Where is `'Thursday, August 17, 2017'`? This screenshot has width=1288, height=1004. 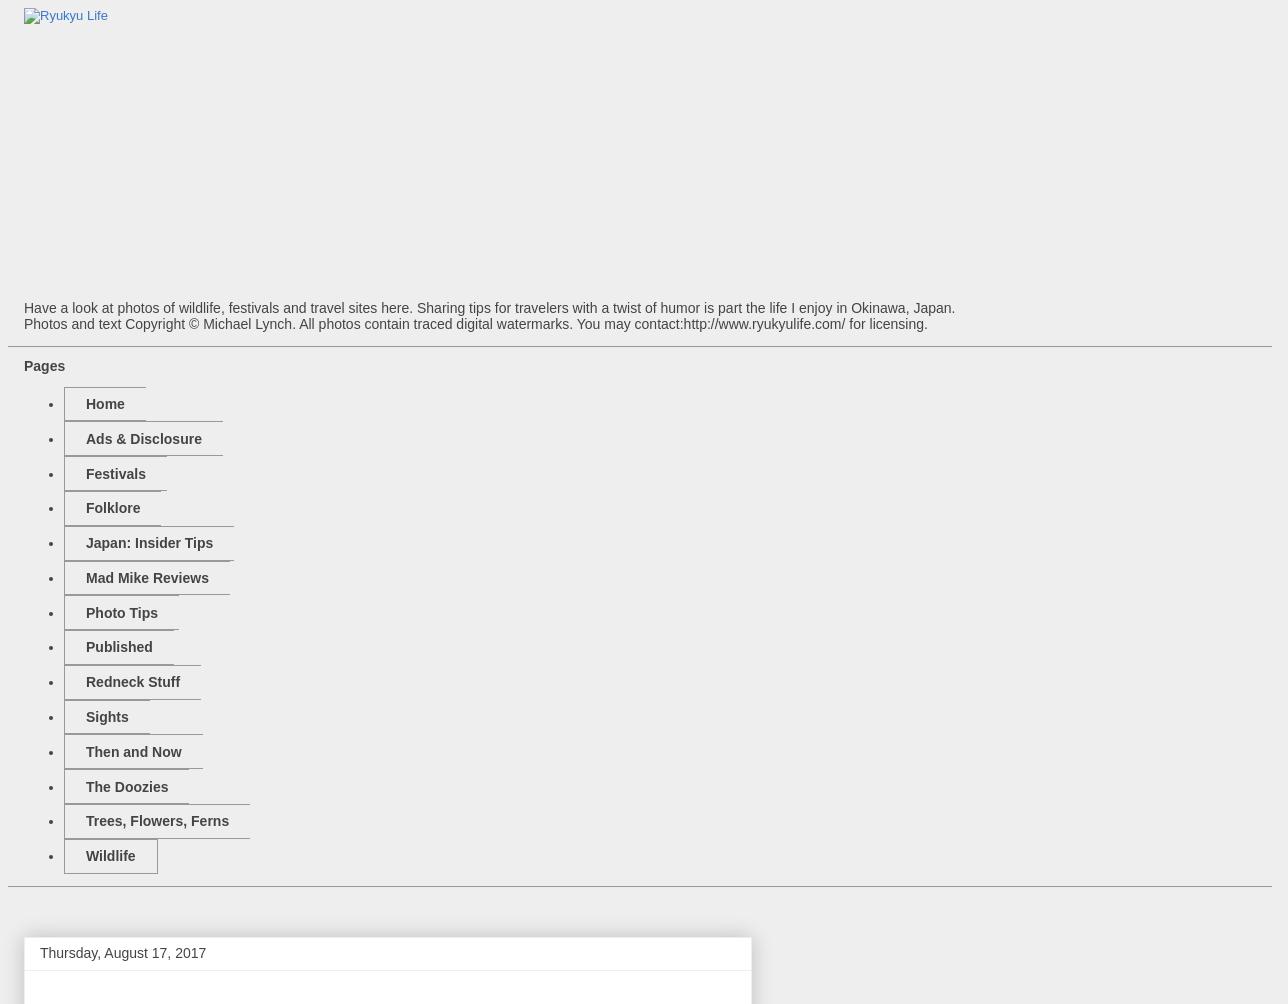 'Thursday, August 17, 2017' is located at coordinates (123, 950).